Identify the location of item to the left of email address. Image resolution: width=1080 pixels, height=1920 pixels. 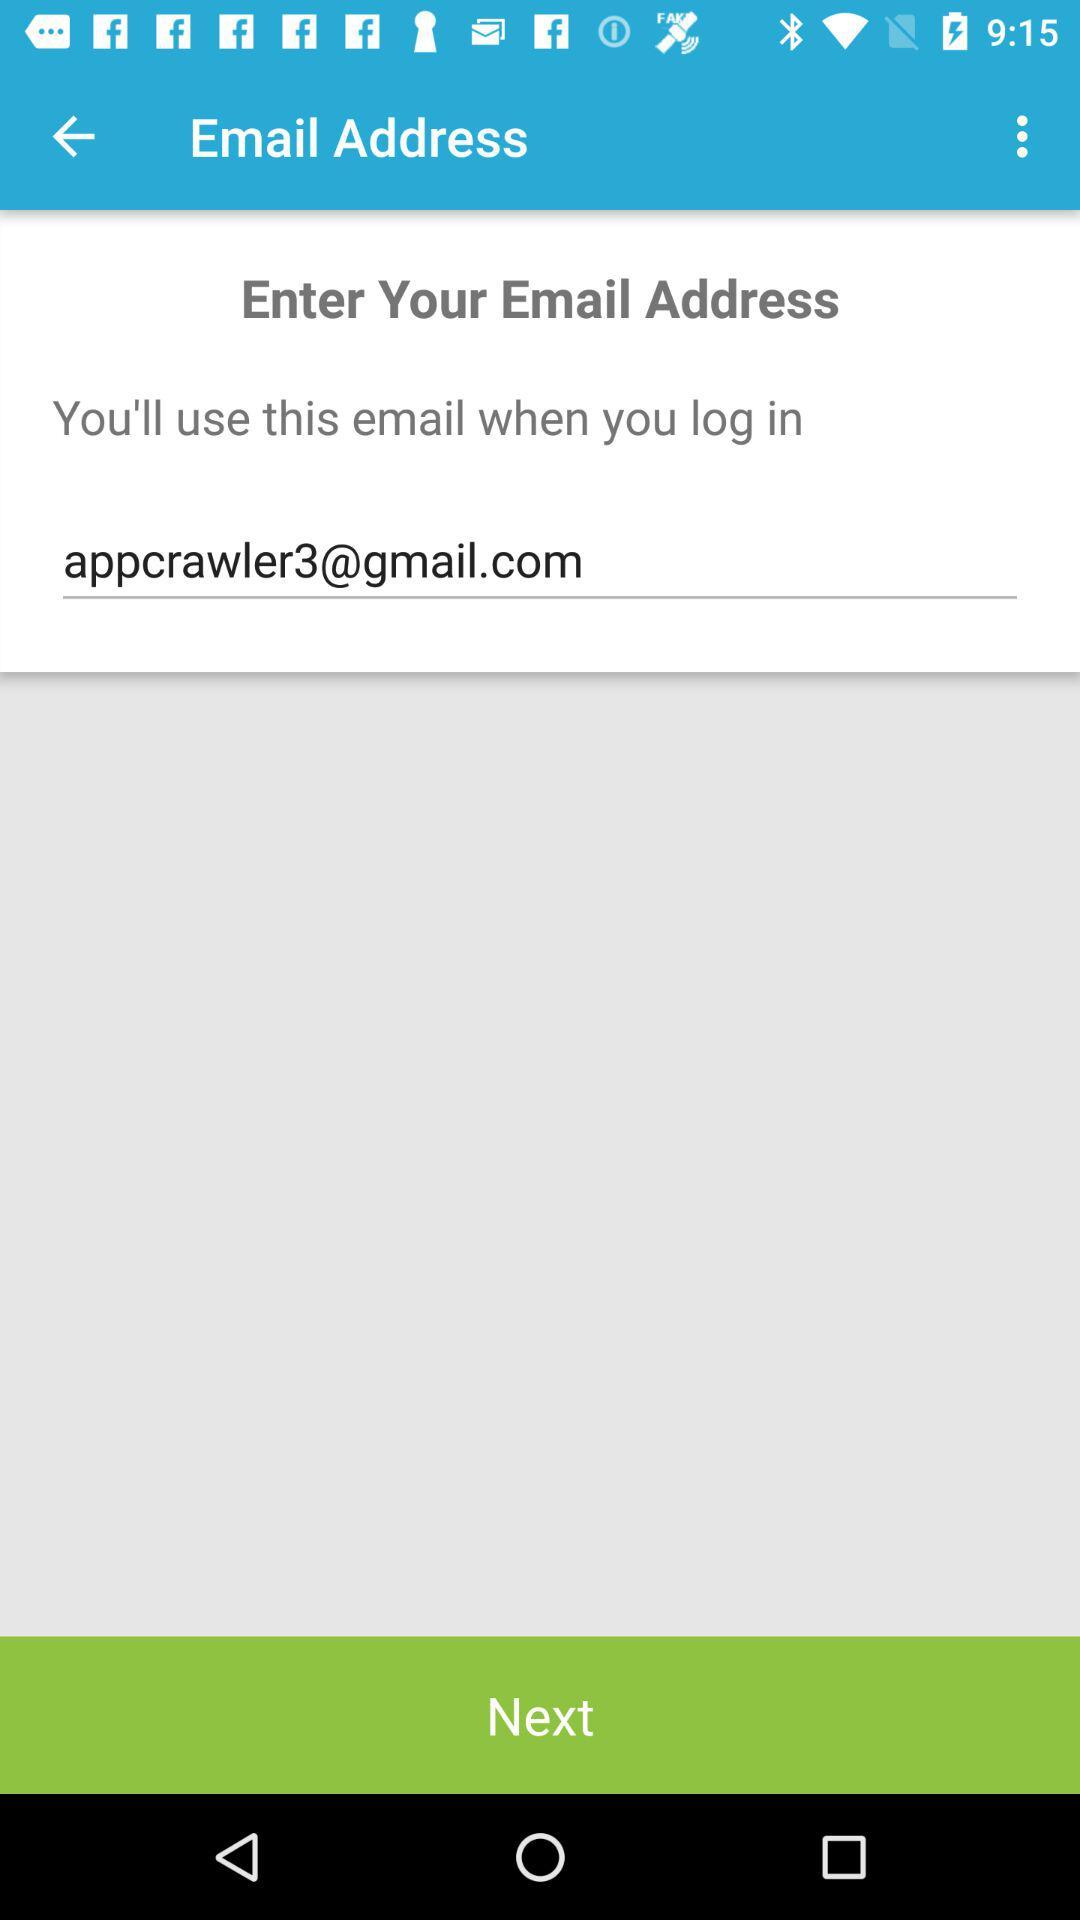
(72, 135).